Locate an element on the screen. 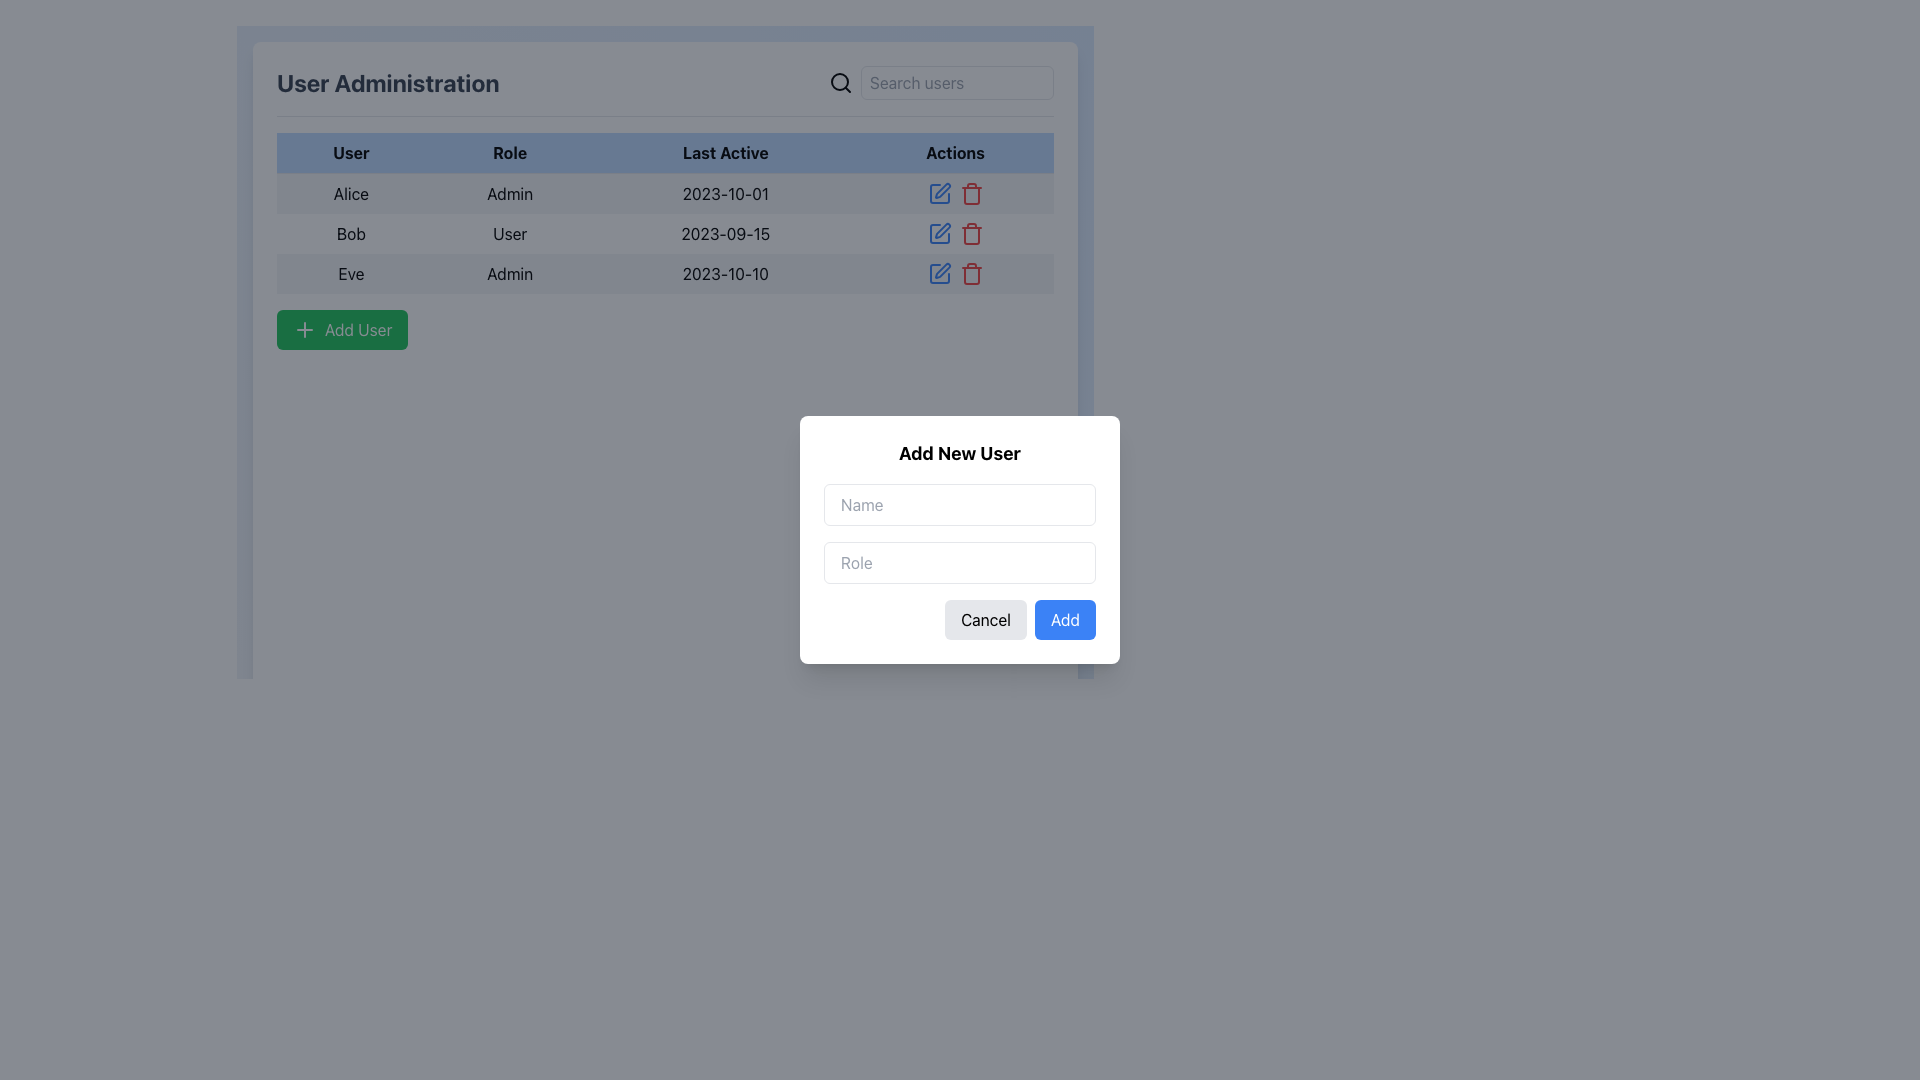  the text label 'User' located in the second cell of the 'Role' column in the table, positioned between 'Bob' and '2023-09-15' is located at coordinates (510, 233).